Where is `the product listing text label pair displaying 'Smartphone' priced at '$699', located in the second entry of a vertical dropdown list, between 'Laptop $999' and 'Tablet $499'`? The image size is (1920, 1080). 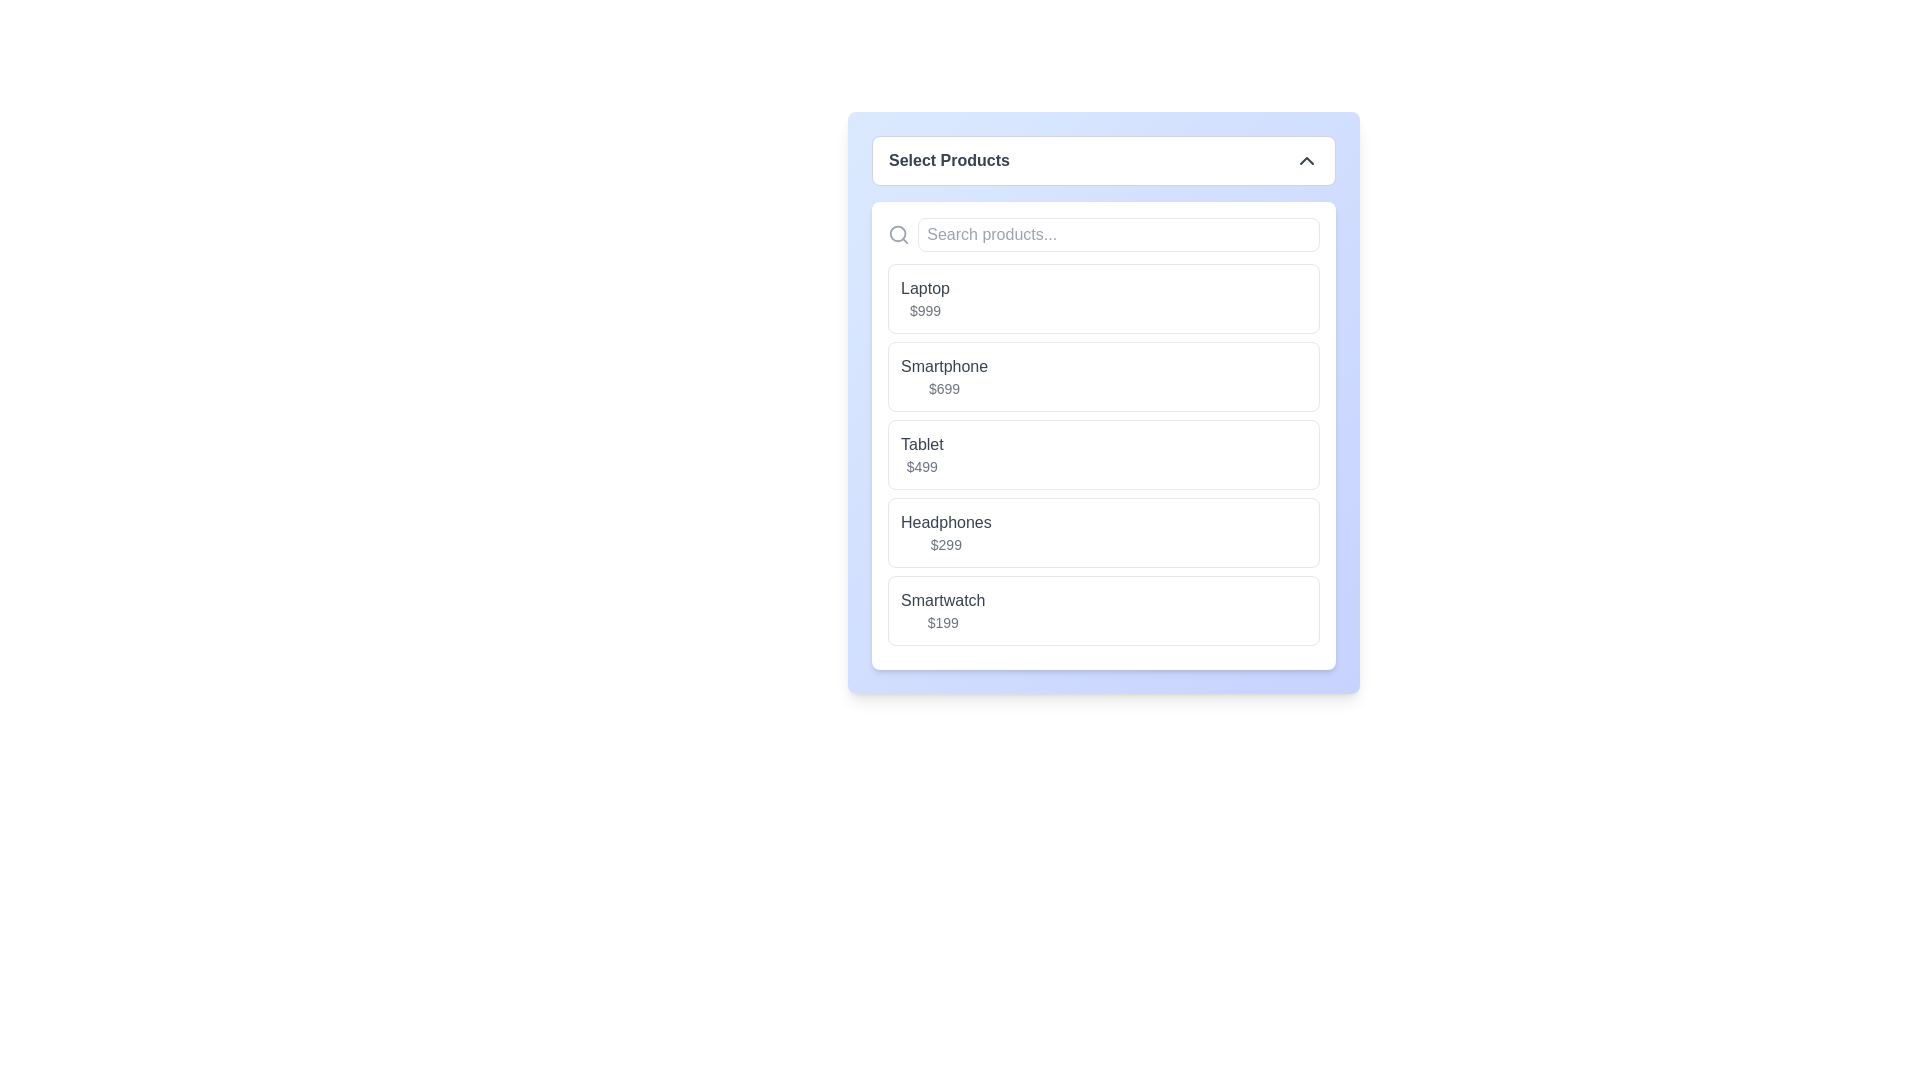 the product listing text label pair displaying 'Smartphone' priced at '$699', located in the second entry of a vertical dropdown list, between 'Laptop $999' and 'Tablet $499' is located at coordinates (943, 377).